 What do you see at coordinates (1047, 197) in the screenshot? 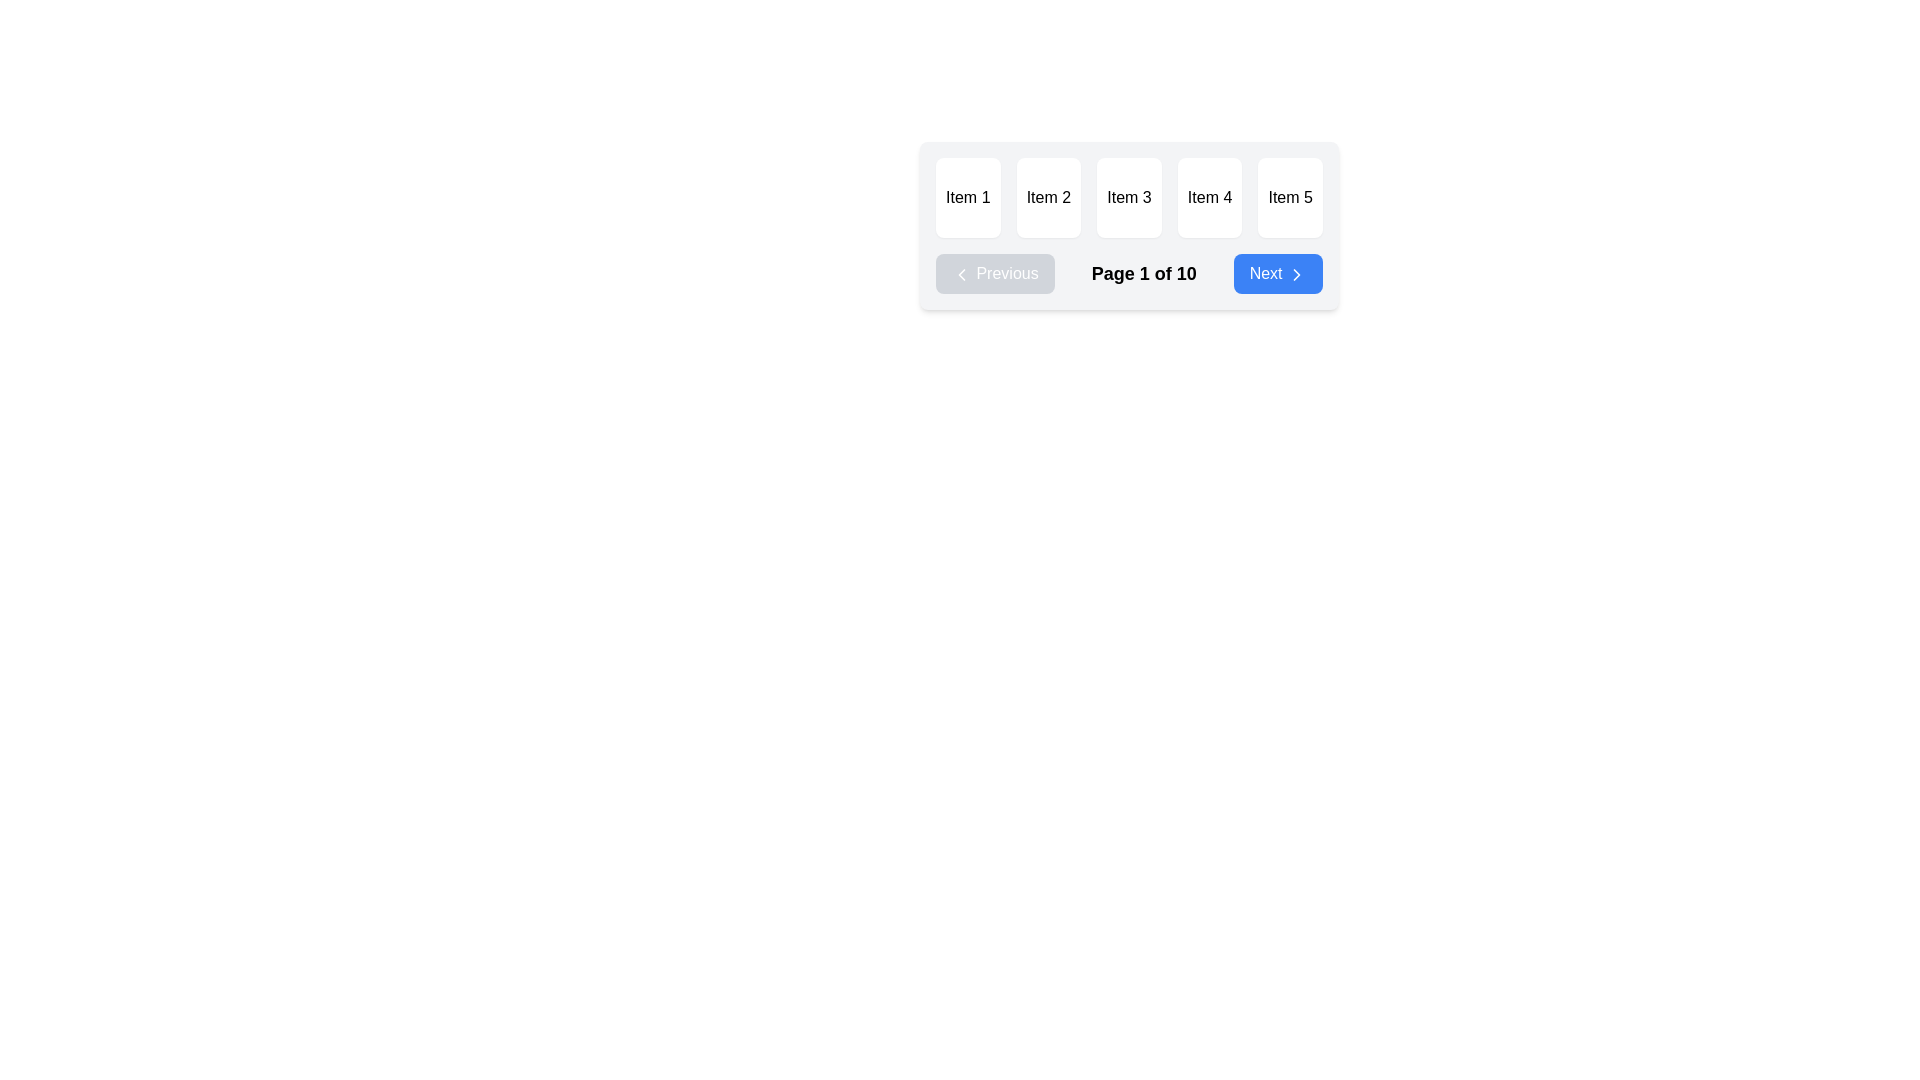
I see `the navigational button labeled 'Item 2'` at bounding box center [1047, 197].